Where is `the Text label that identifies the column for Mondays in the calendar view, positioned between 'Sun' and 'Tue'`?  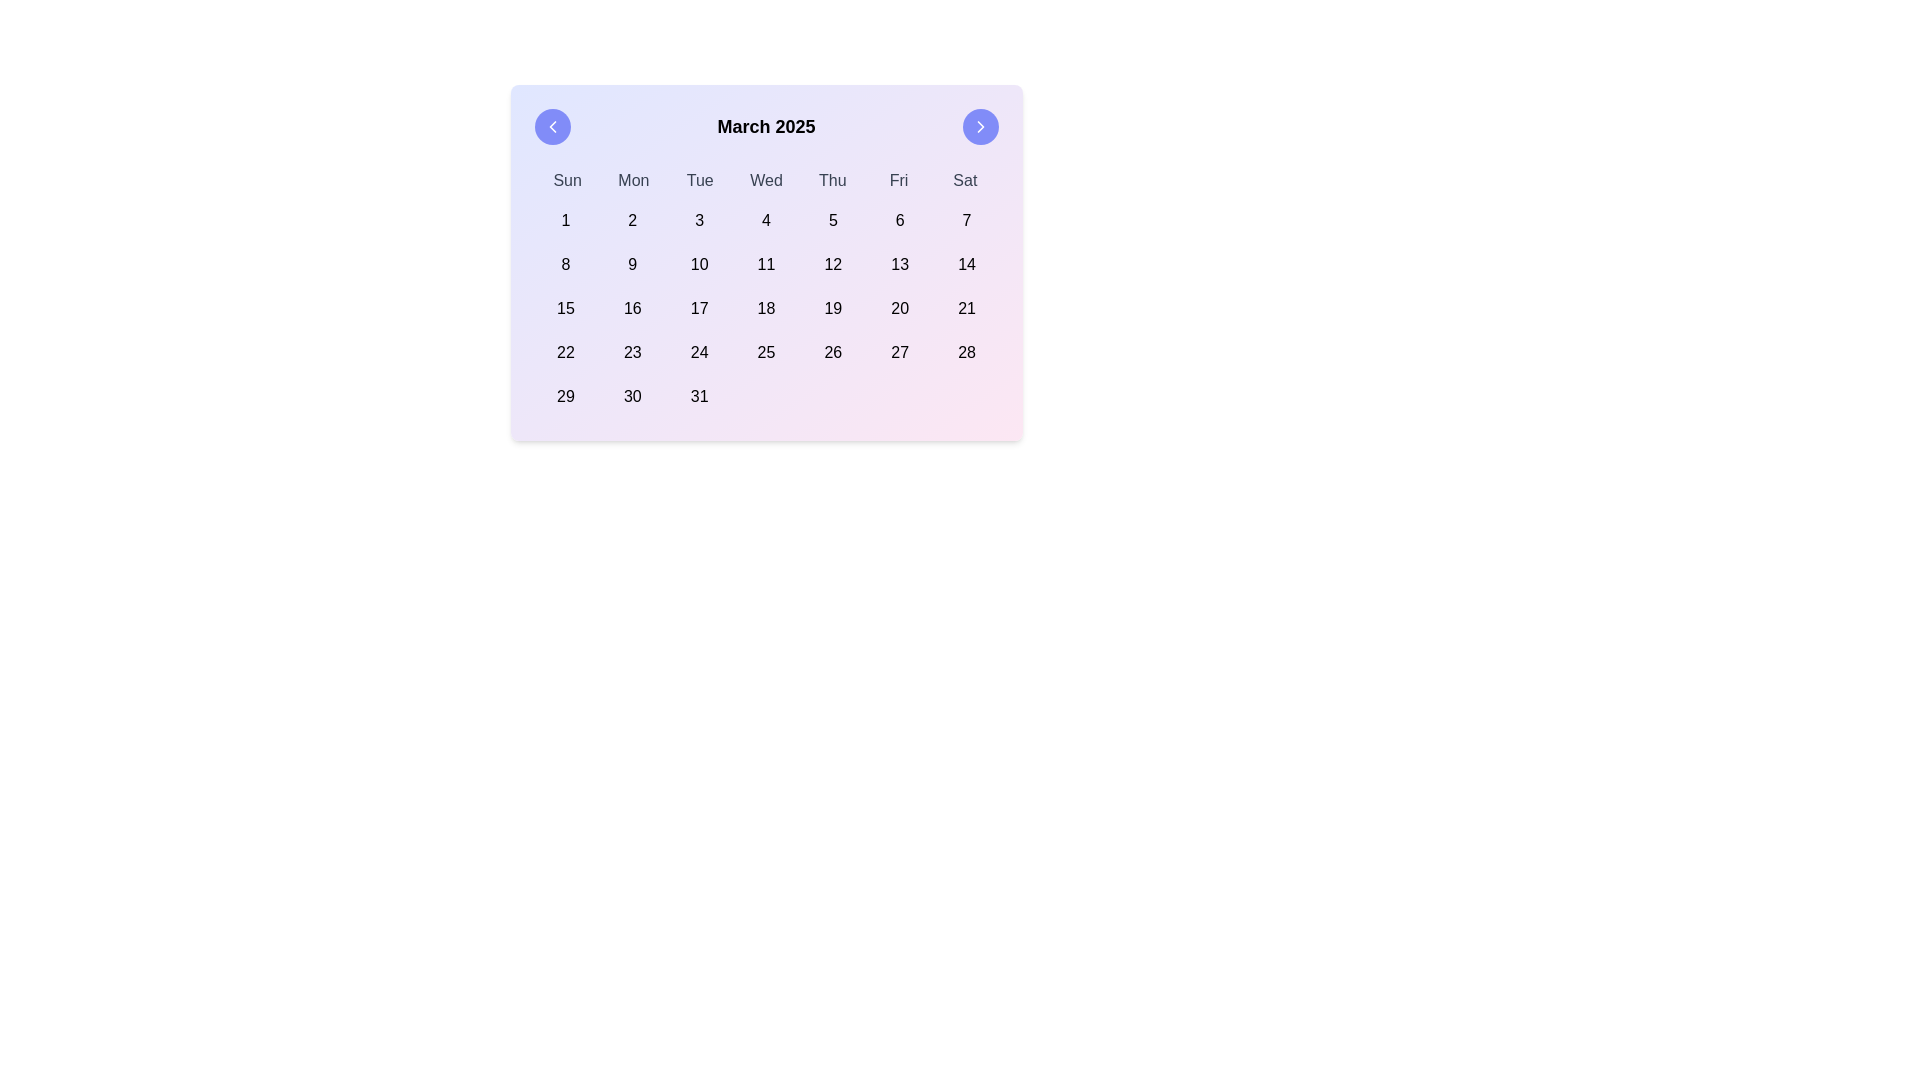 the Text label that identifies the column for Mondays in the calendar view, positioned between 'Sun' and 'Tue' is located at coordinates (632, 181).